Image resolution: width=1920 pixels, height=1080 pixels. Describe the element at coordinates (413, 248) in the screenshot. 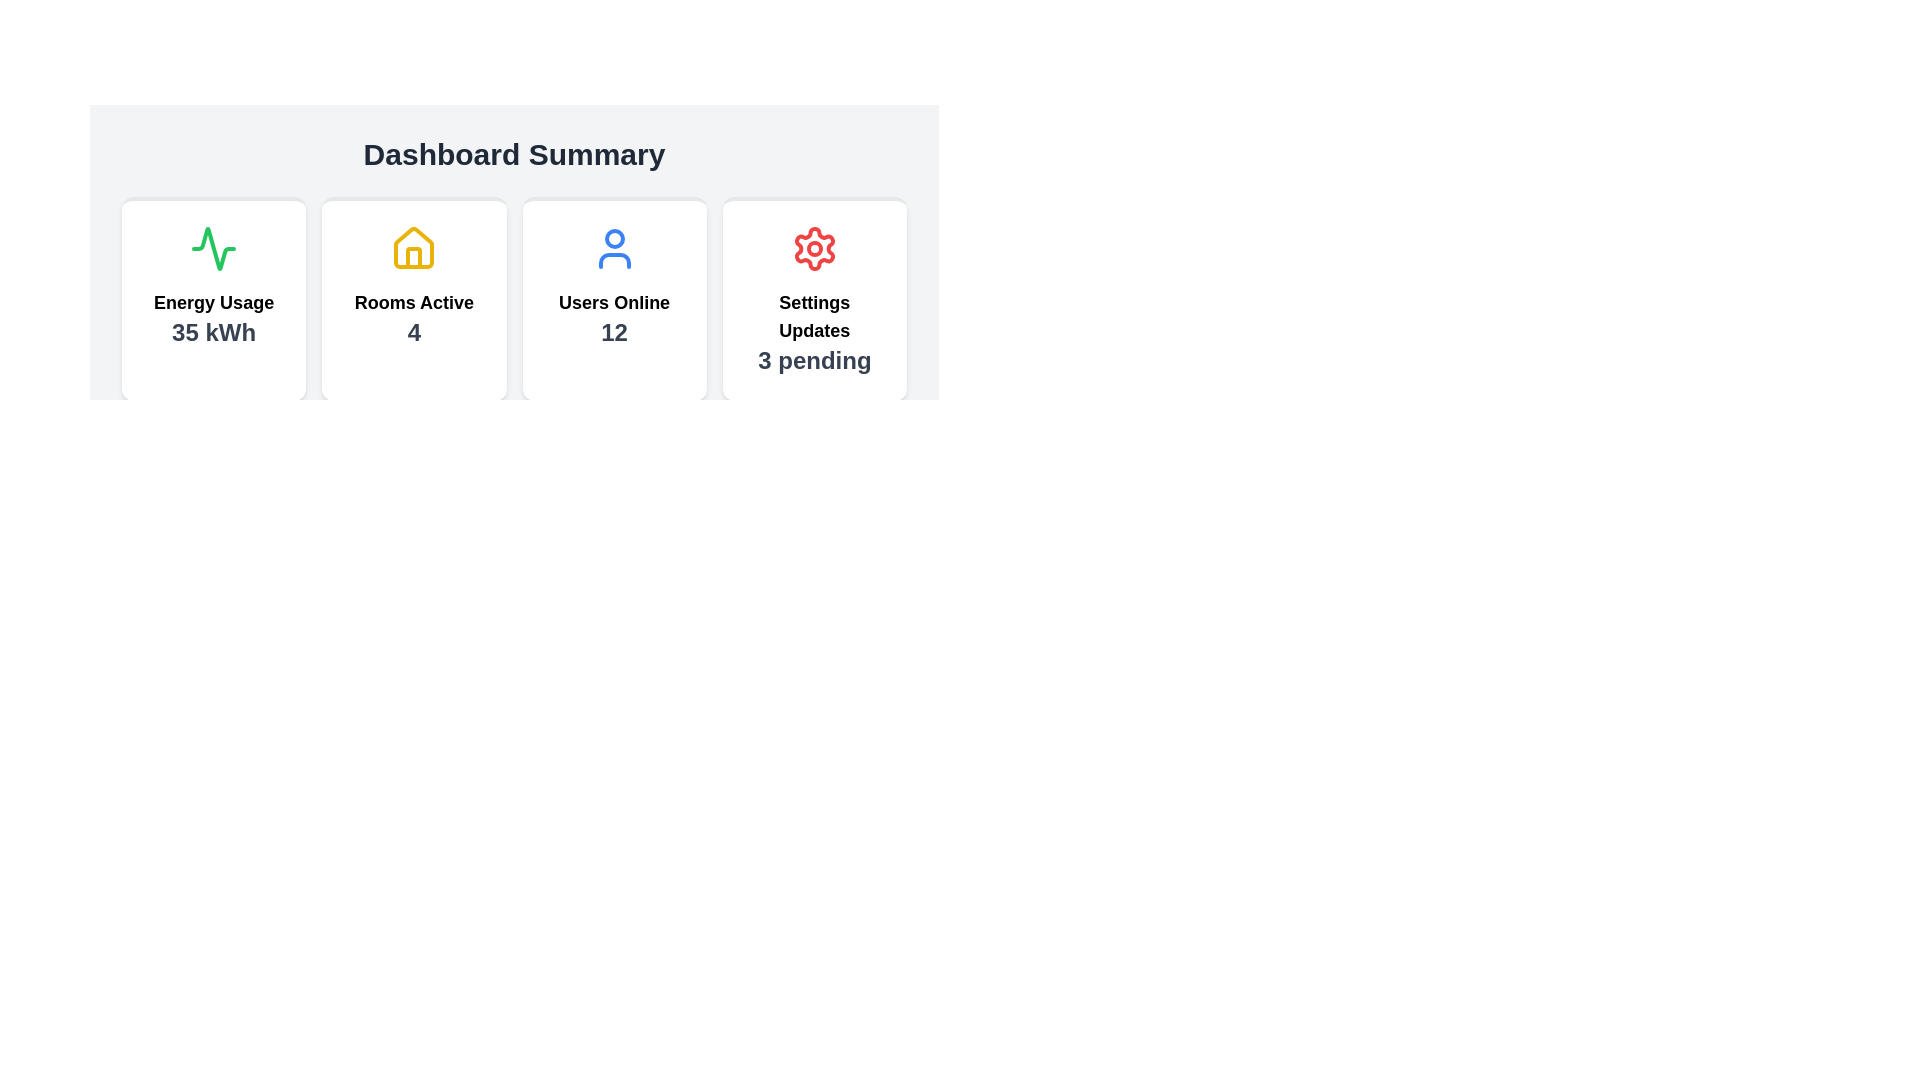

I see `the yellow house icon with rounded corners located inside the 'Rooms Active' card, which is the second card from the left in the row of summary cards` at that location.